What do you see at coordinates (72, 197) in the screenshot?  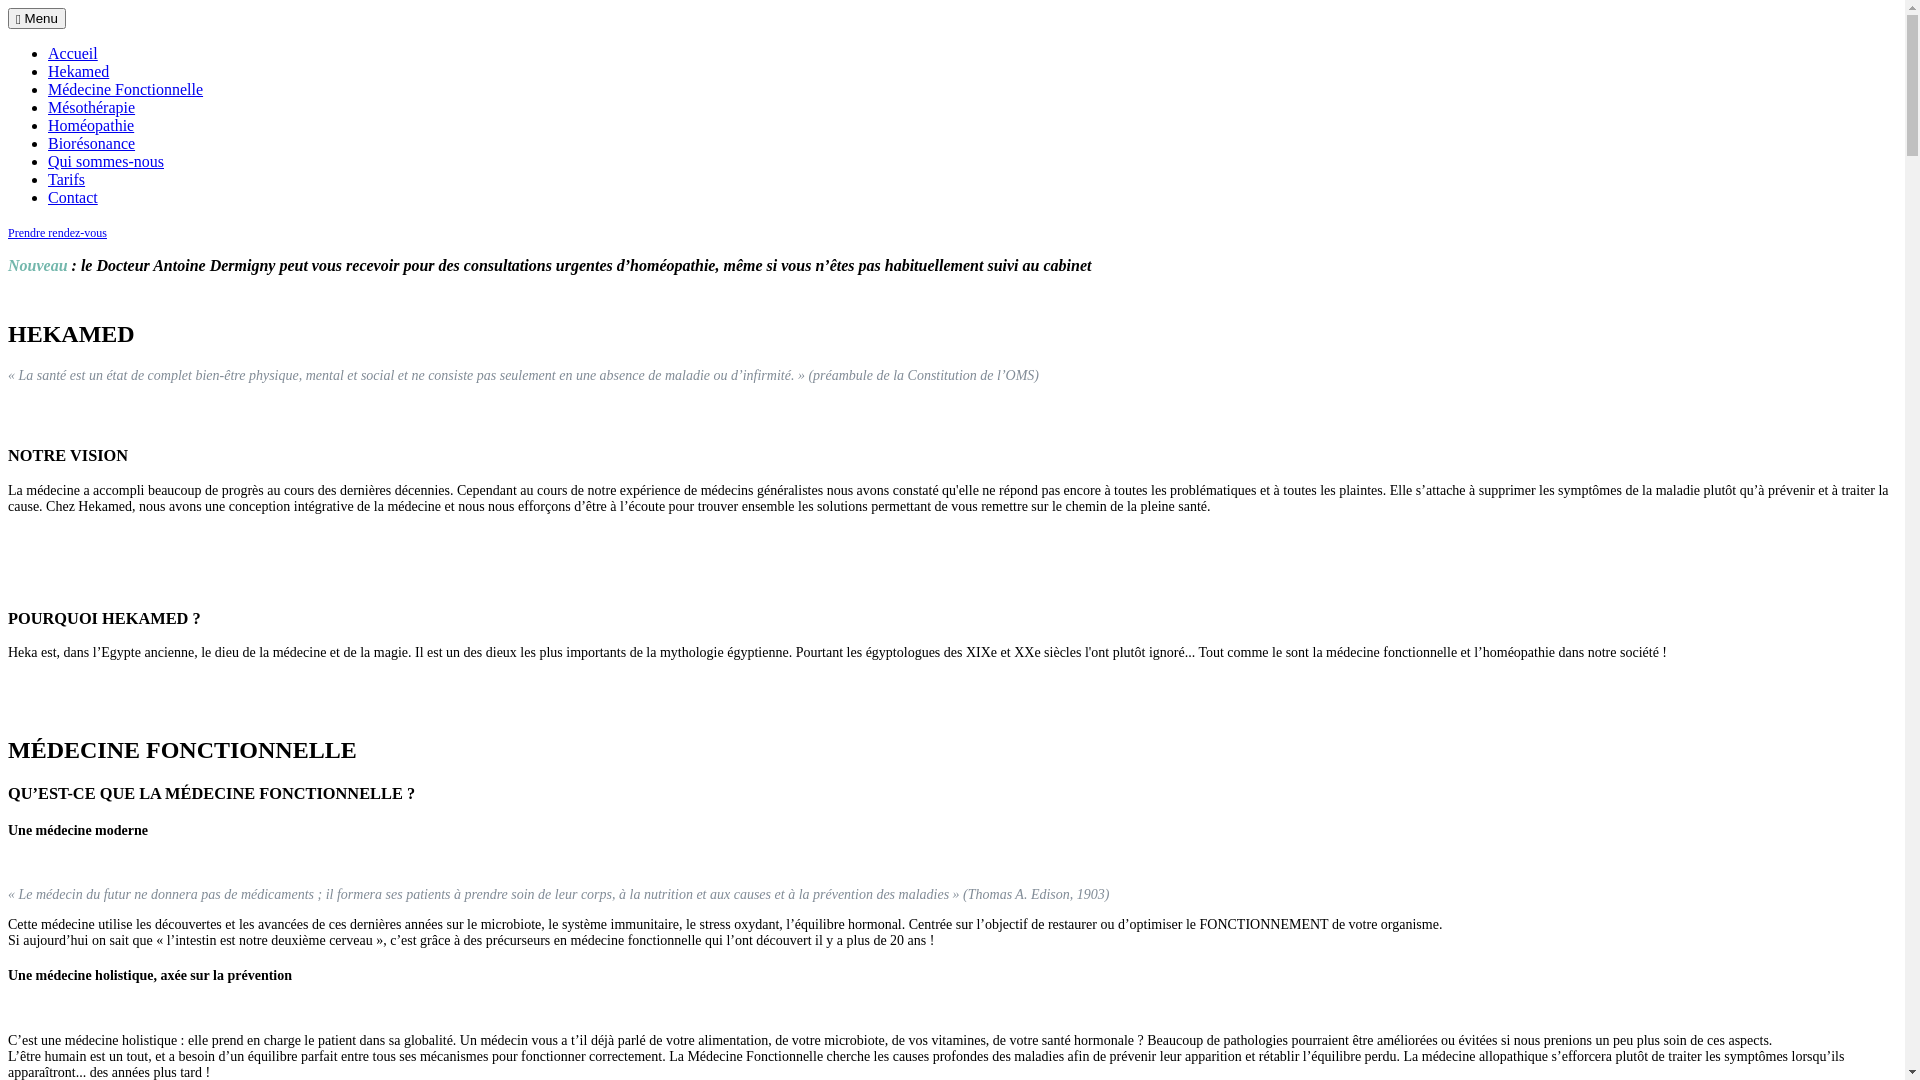 I see `'Contact'` at bounding box center [72, 197].